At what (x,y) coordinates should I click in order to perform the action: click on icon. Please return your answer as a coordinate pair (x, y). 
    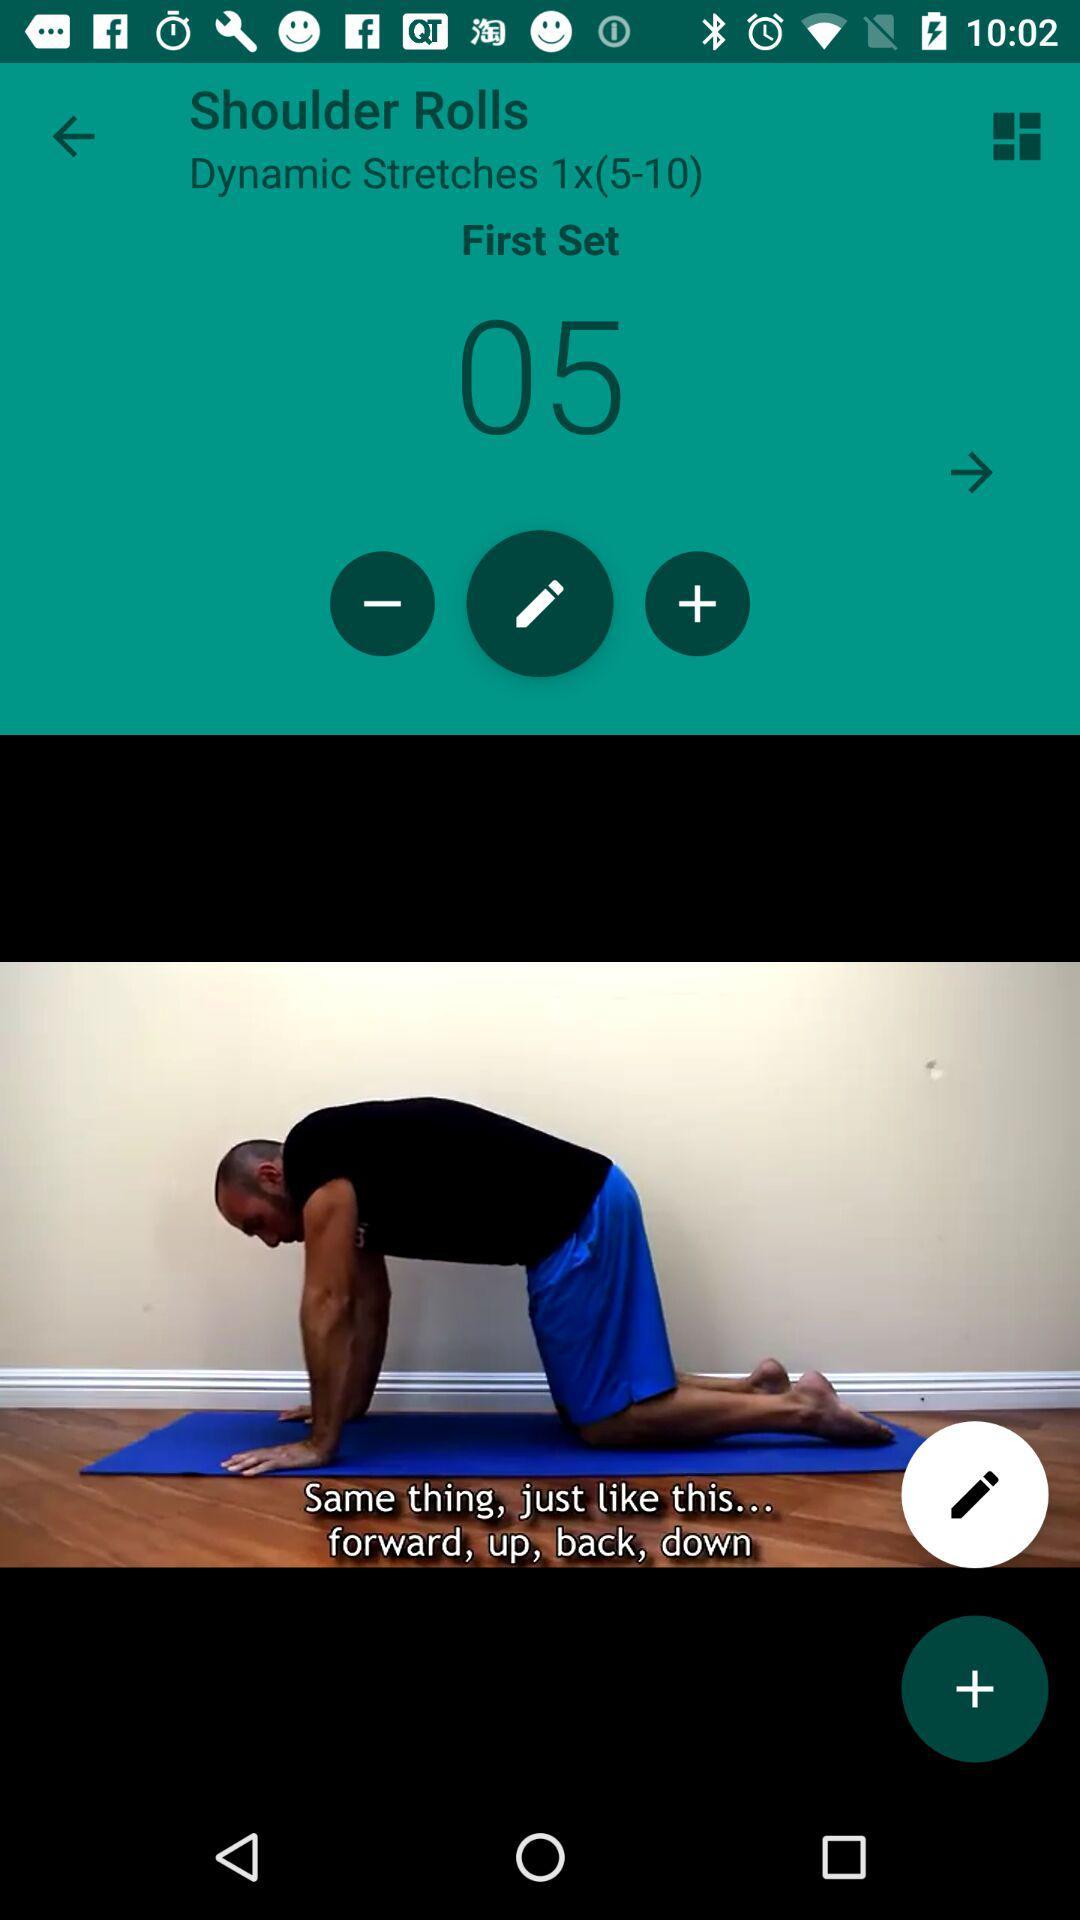
    Looking at the image, I should click on (696, 602).